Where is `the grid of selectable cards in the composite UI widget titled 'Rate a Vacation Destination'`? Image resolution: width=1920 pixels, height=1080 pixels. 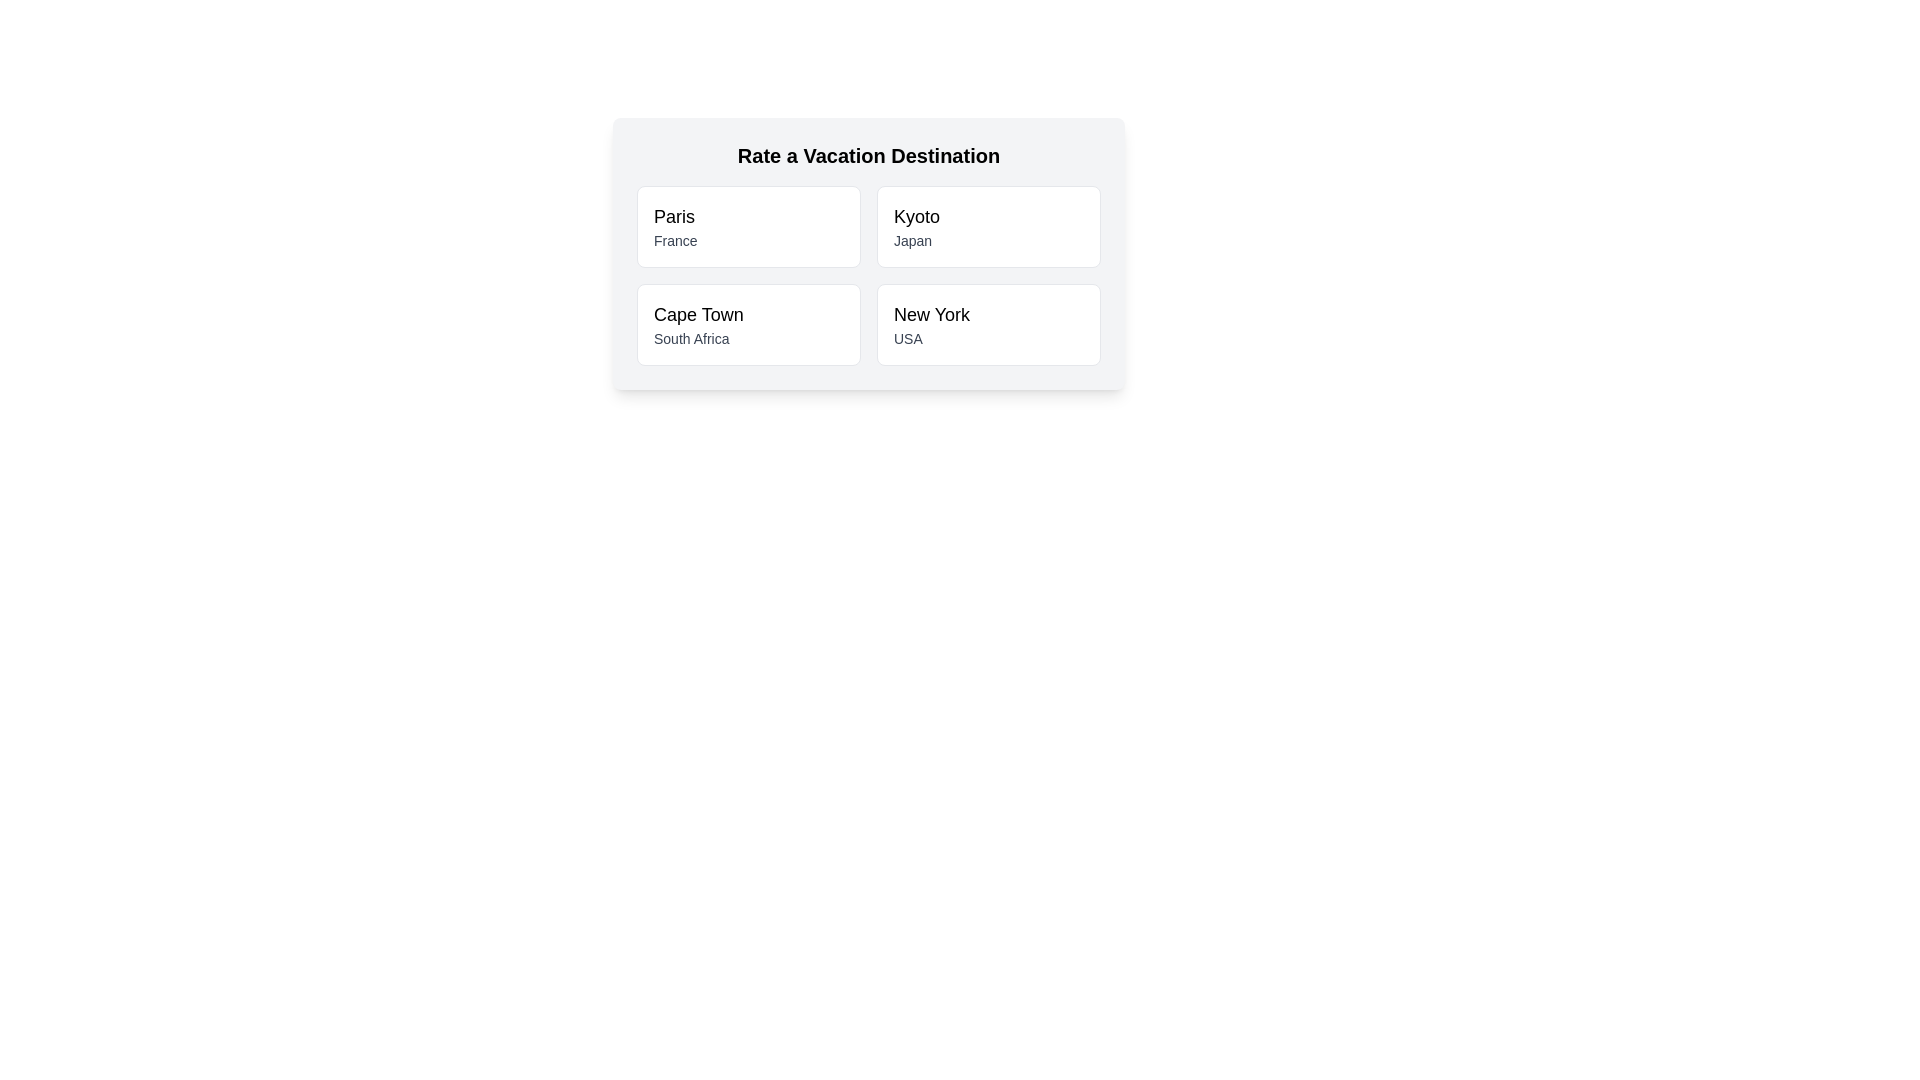
the grid of selectable cards in the composite UI widget titled 'Rate a Vacation Destination' is located at coordinates (868, 253).